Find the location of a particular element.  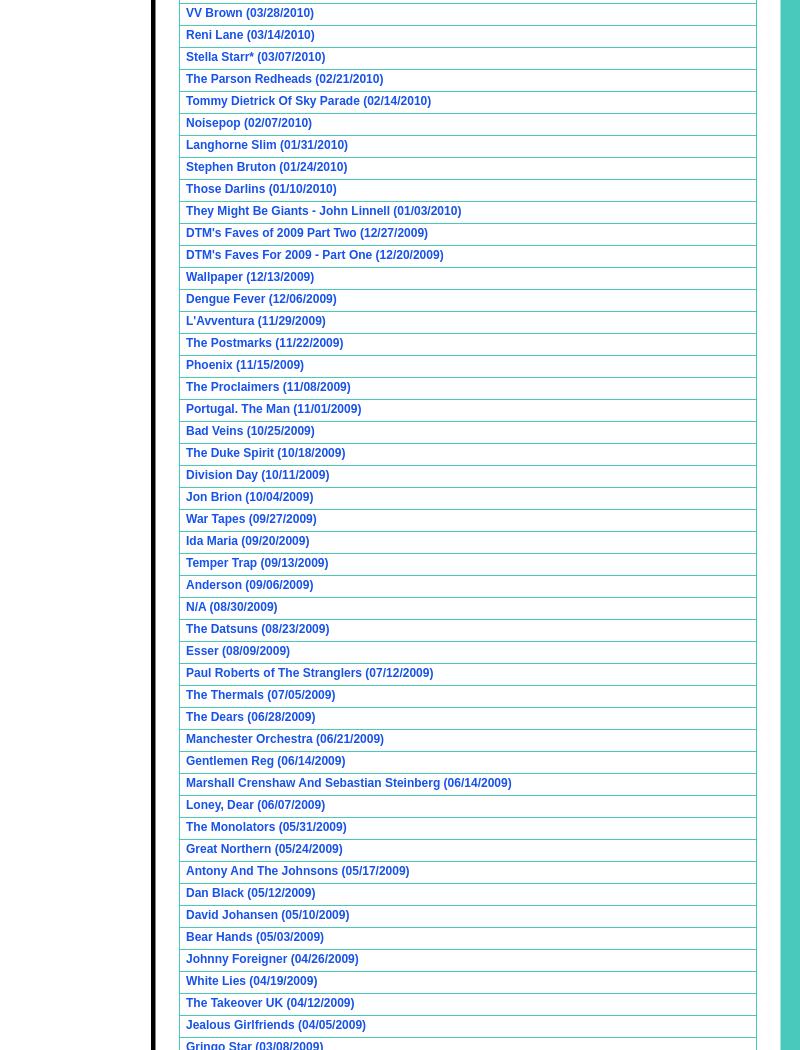

'Division Day (10/11/2009)' is located at coordinates (256, 475).